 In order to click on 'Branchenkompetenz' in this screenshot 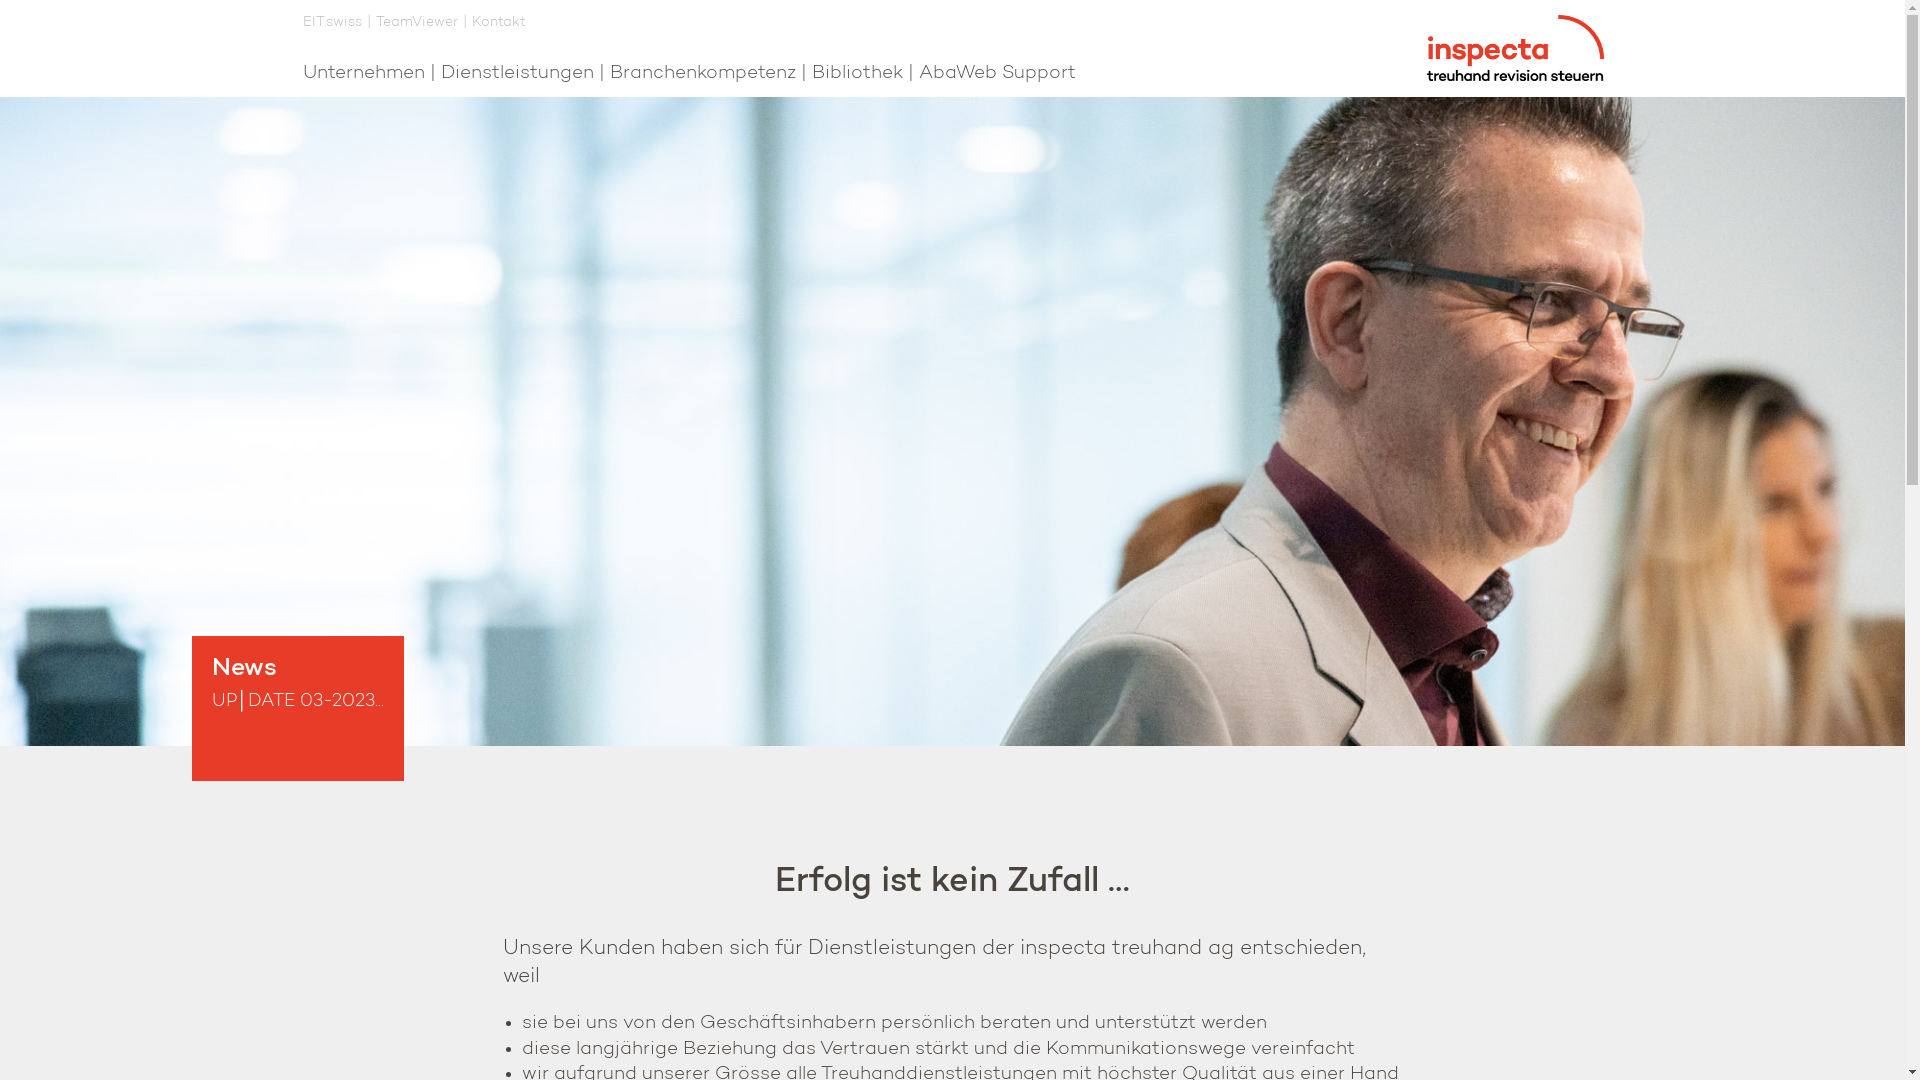, I will do `click(702, 72)`.